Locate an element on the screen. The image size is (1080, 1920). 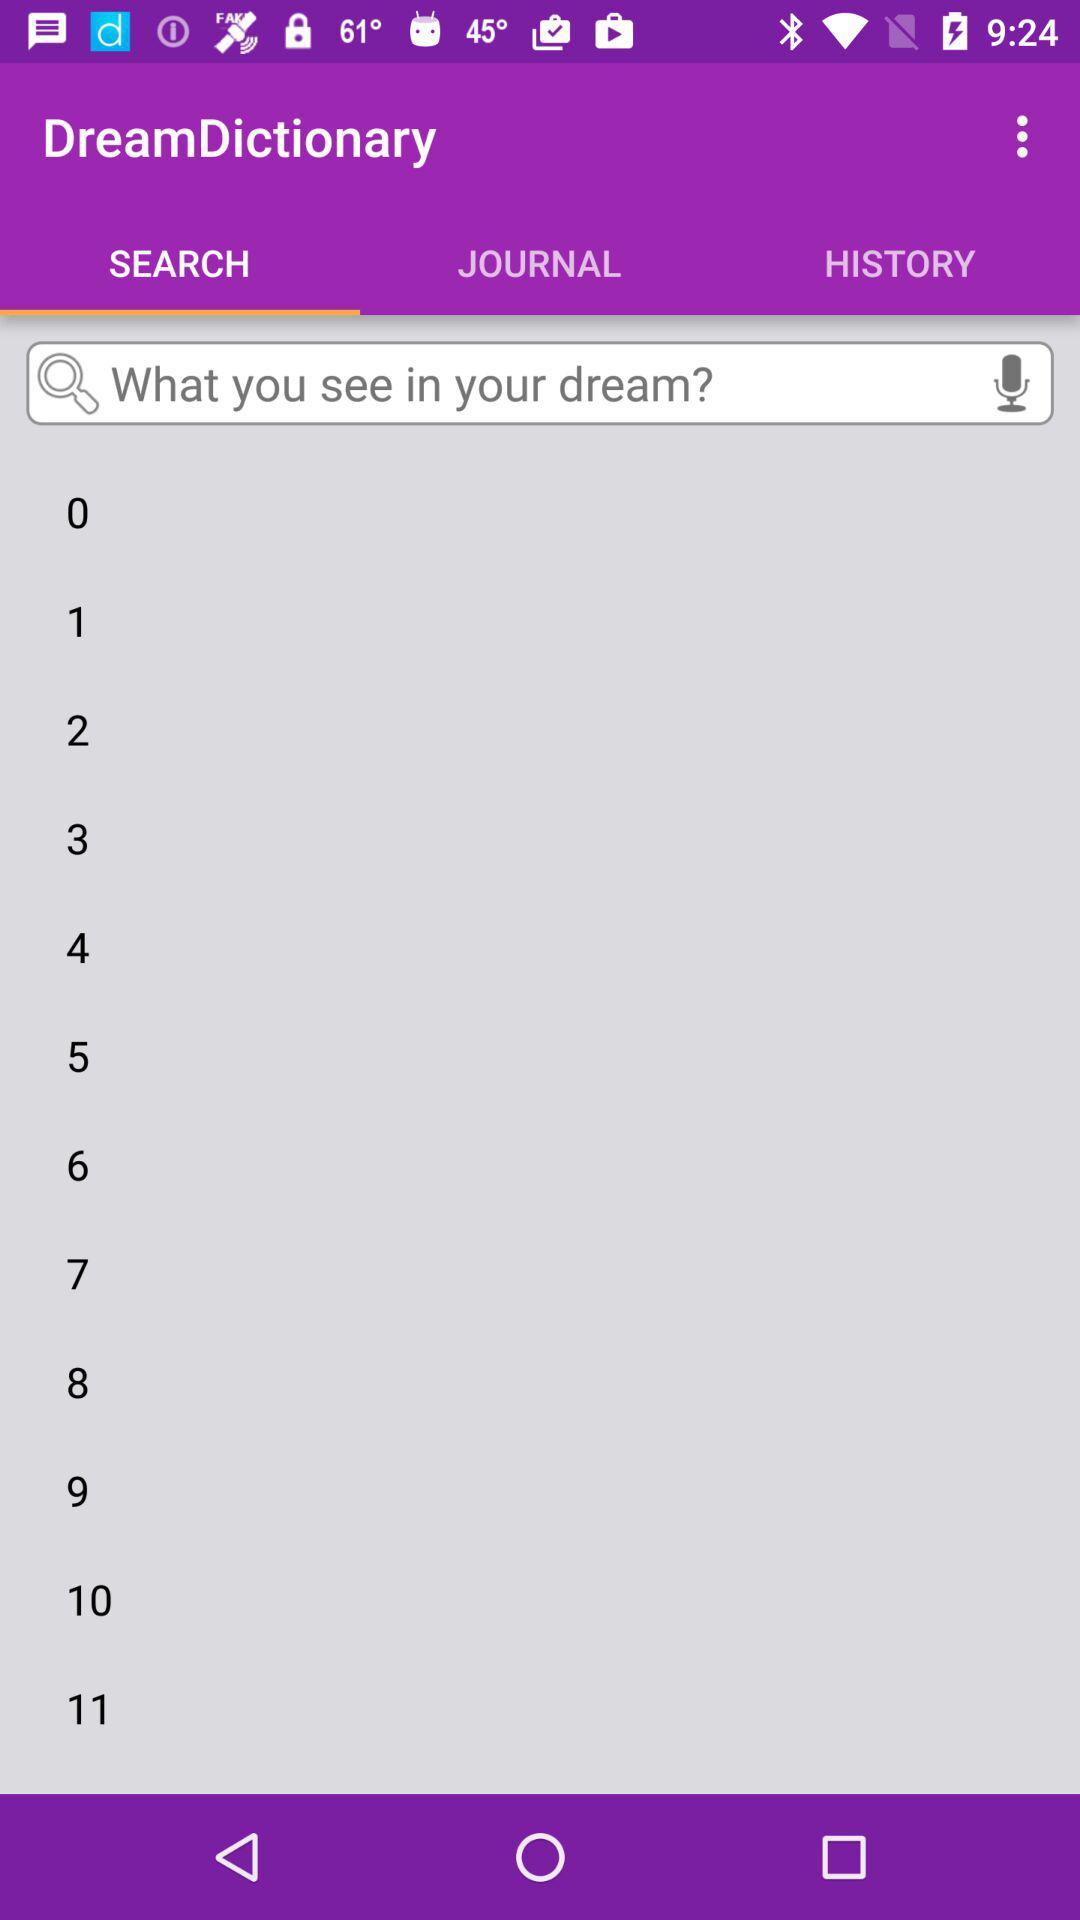
the app next to dreamdictionary item is located at coordinates (1027, 135).